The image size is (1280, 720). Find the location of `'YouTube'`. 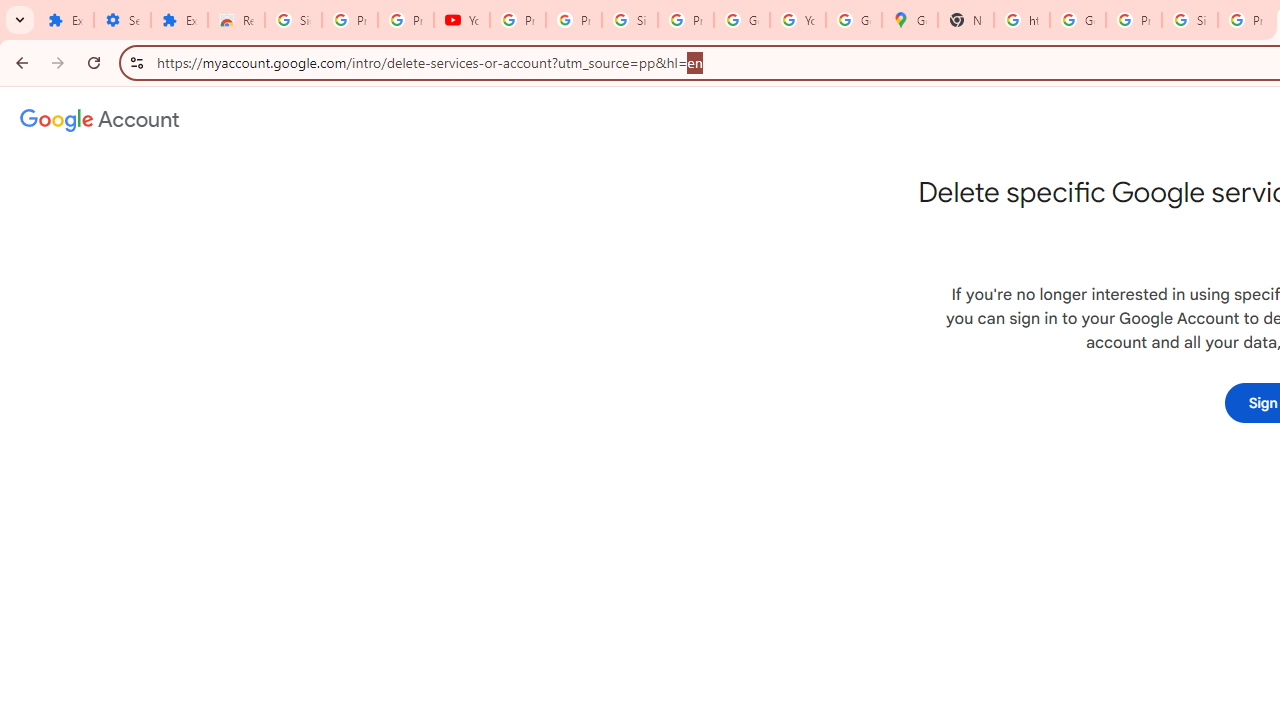

'YouTube' is located at coordinates (461, 20).